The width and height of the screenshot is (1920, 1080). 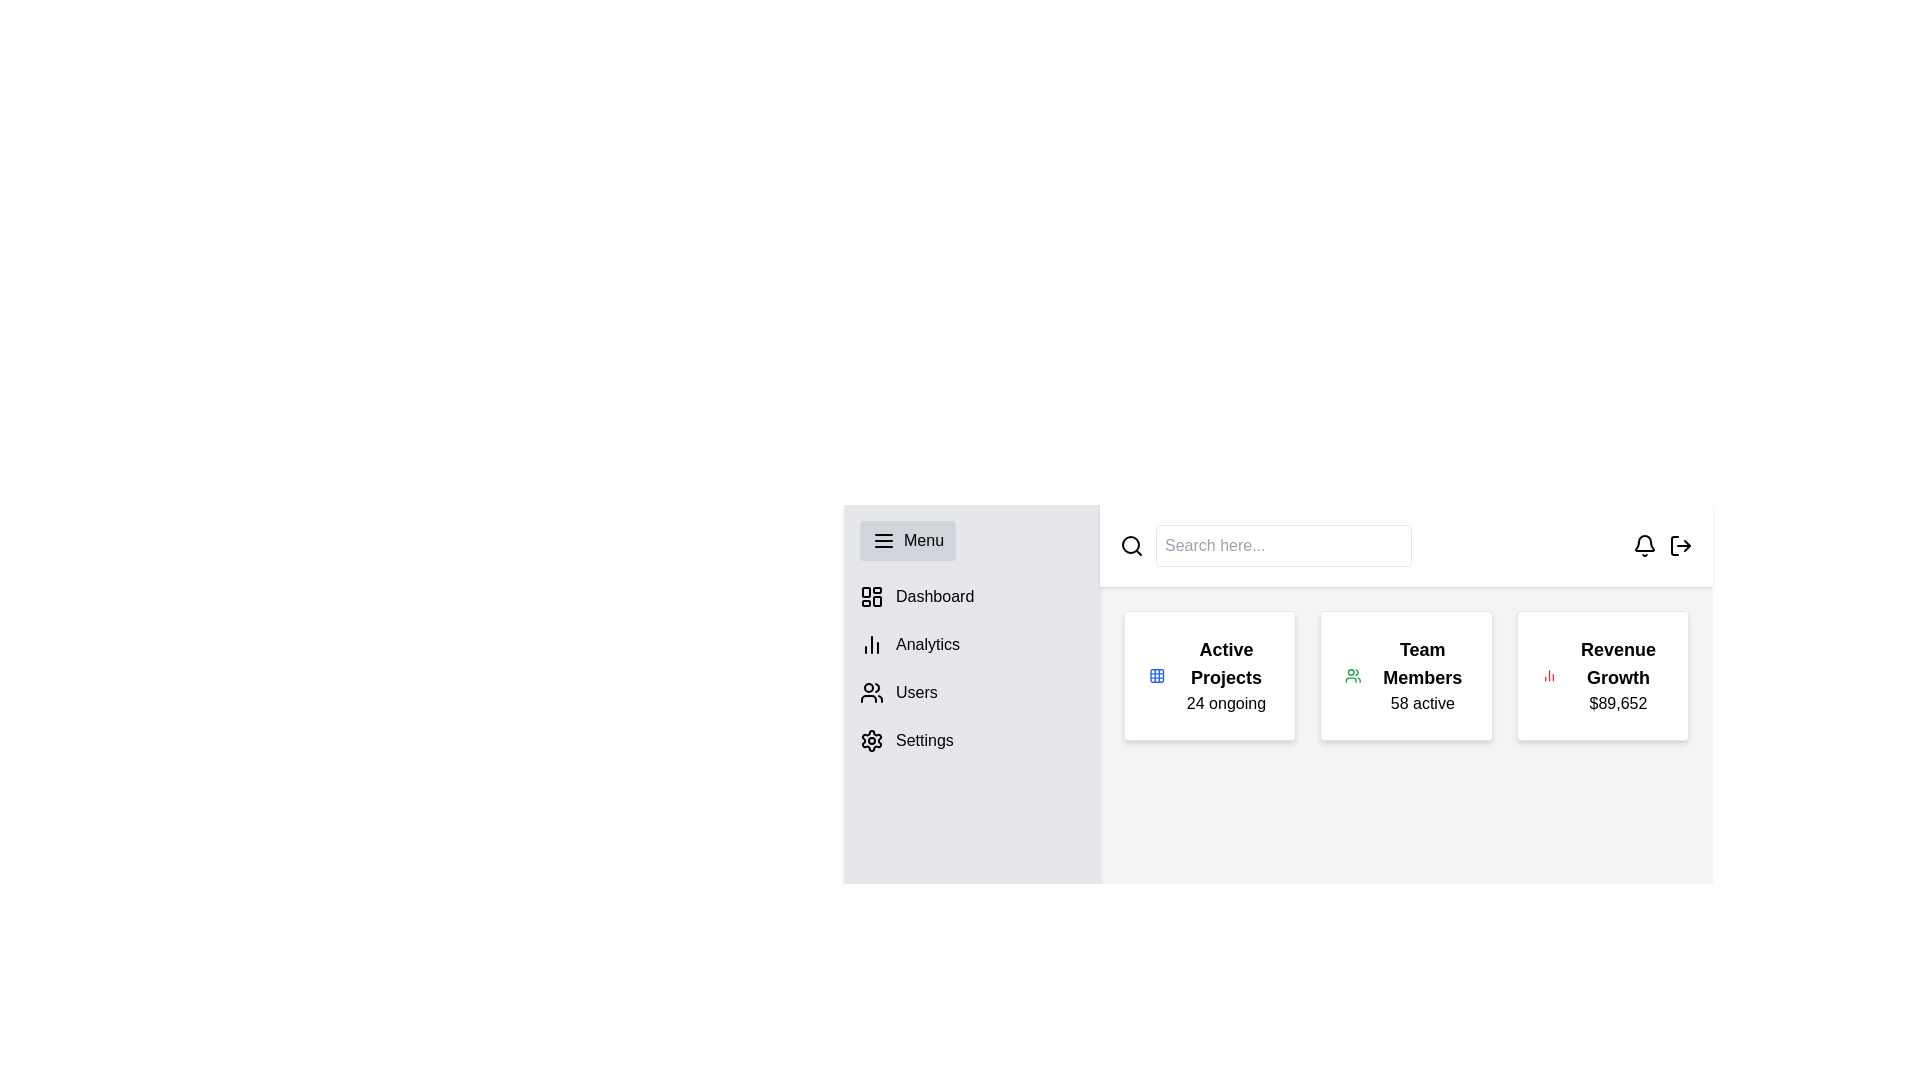 What do you see at coordinates (971, 692) in the screenshot?
I see `the 'Users' navigation link, which is the third item` at bounding box center [971, 692].